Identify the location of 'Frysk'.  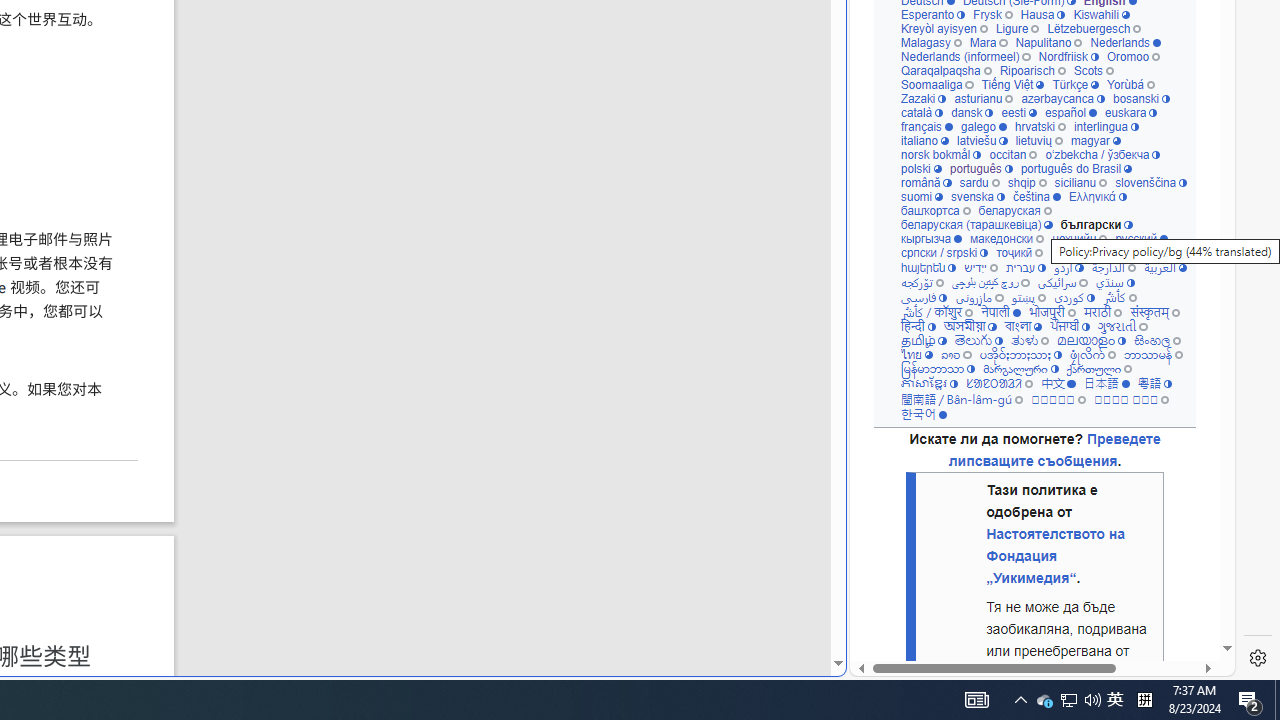
(992, 14).